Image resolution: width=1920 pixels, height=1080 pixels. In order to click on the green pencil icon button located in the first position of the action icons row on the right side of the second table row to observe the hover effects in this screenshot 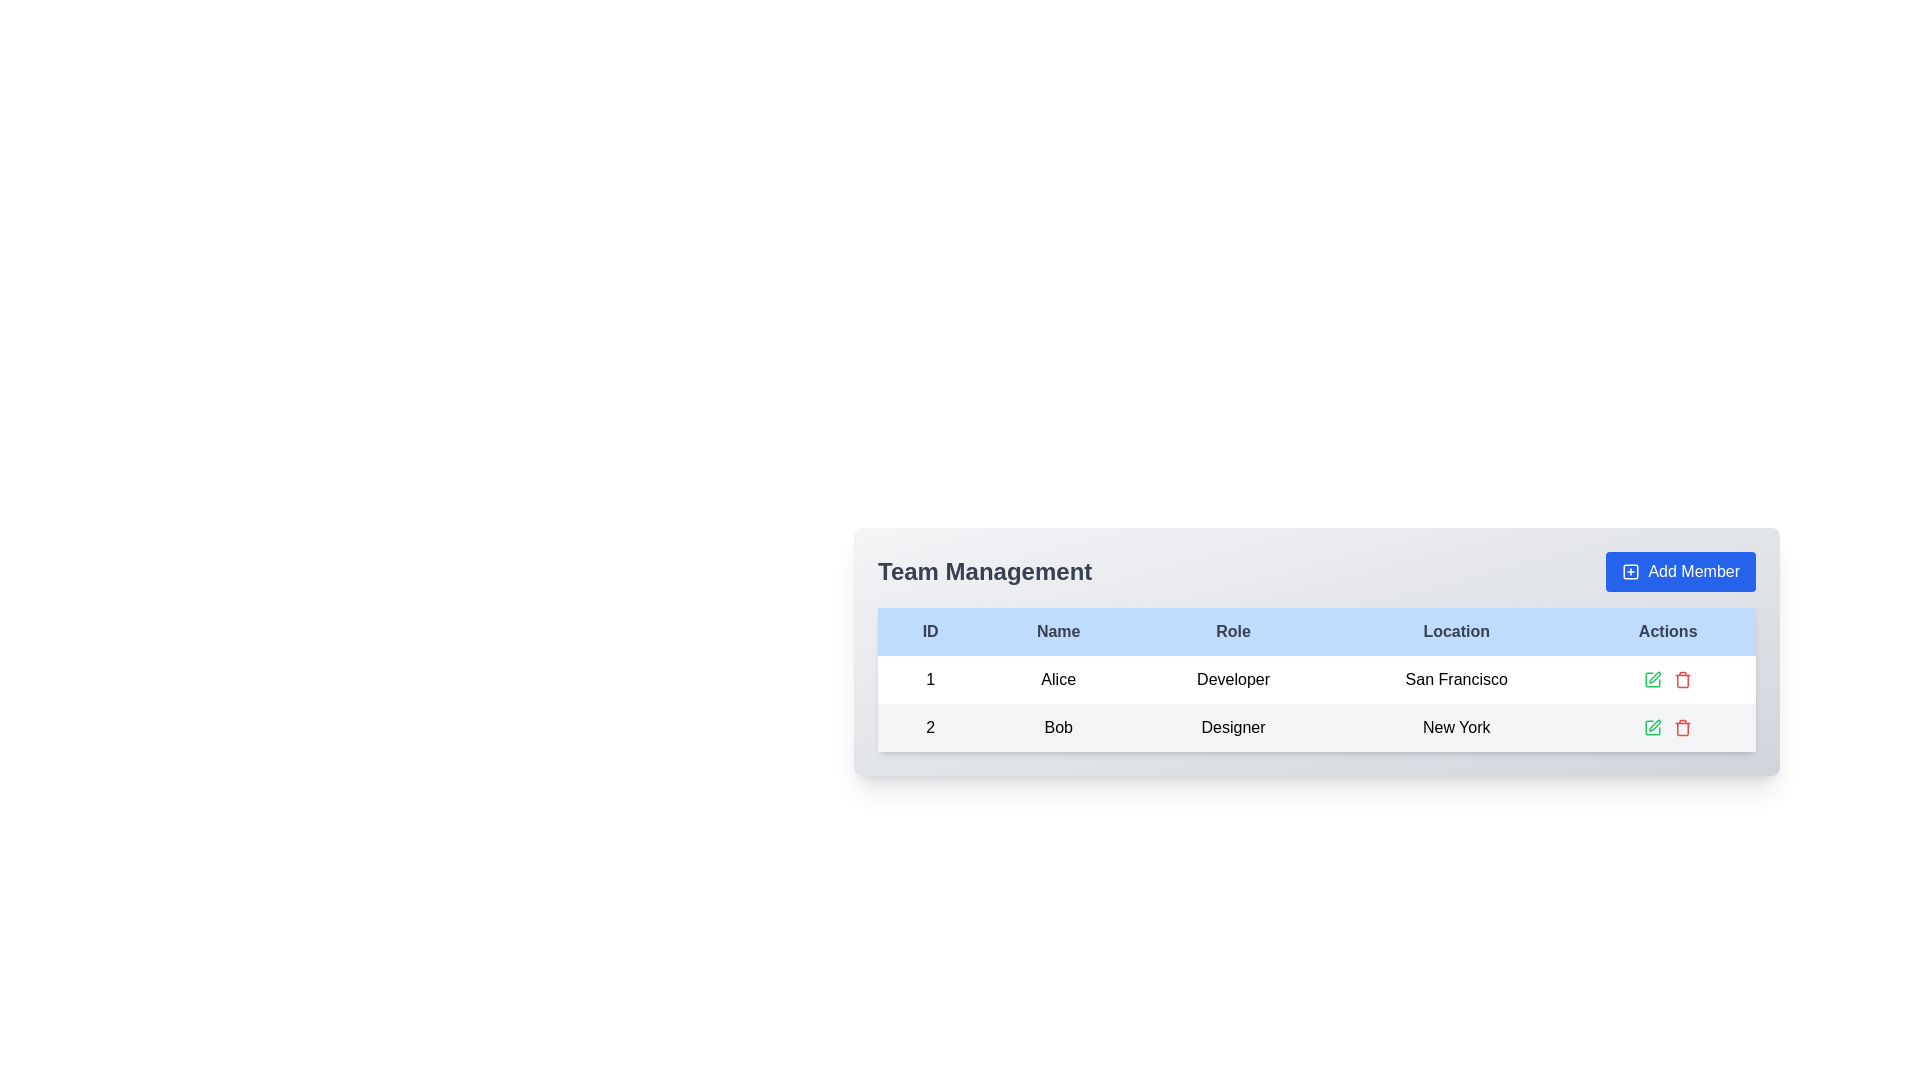, I will do `click(1653, 678)`.